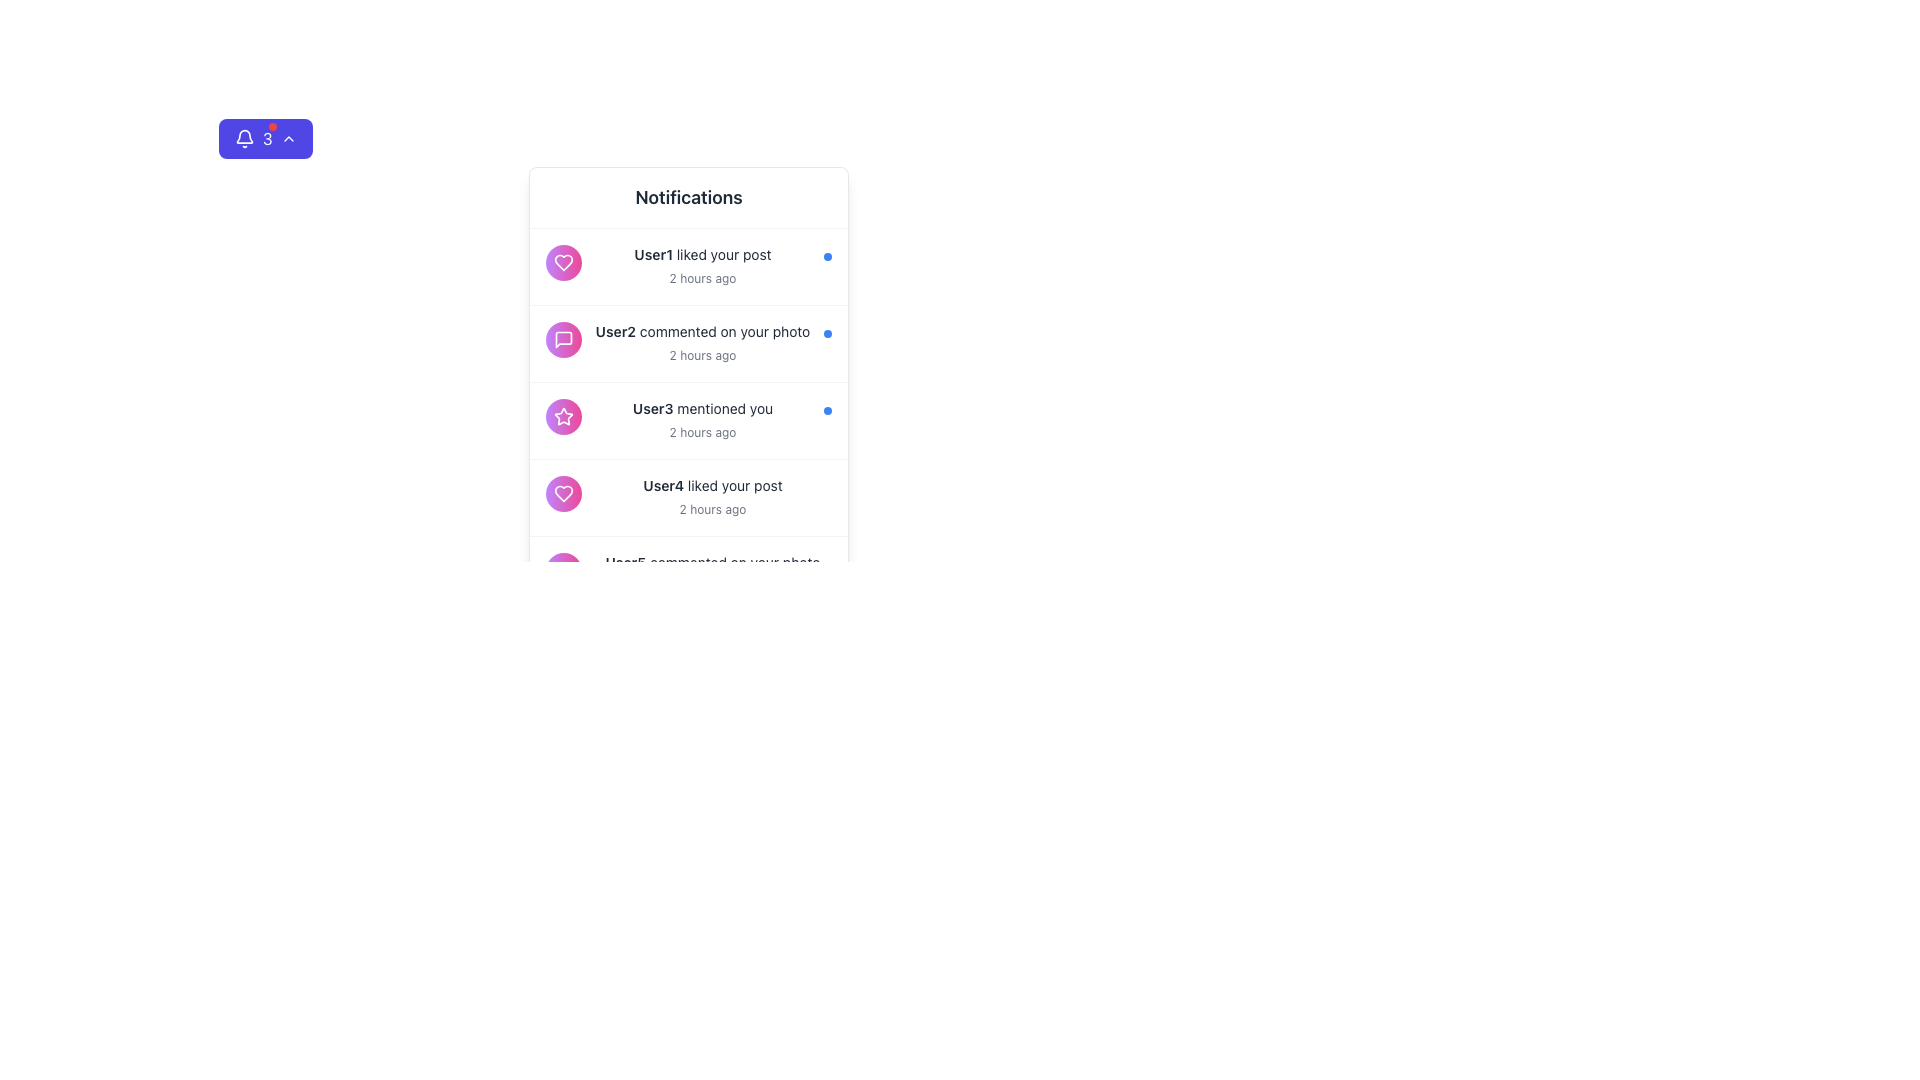 The height and width of the screenshot is (1080, 1920). Describe the element at coordinates (563, 261) in the screenshot. I see `the heart icon in the fourth notification row, which represents a 'like' or 'favorite' action` at that location.